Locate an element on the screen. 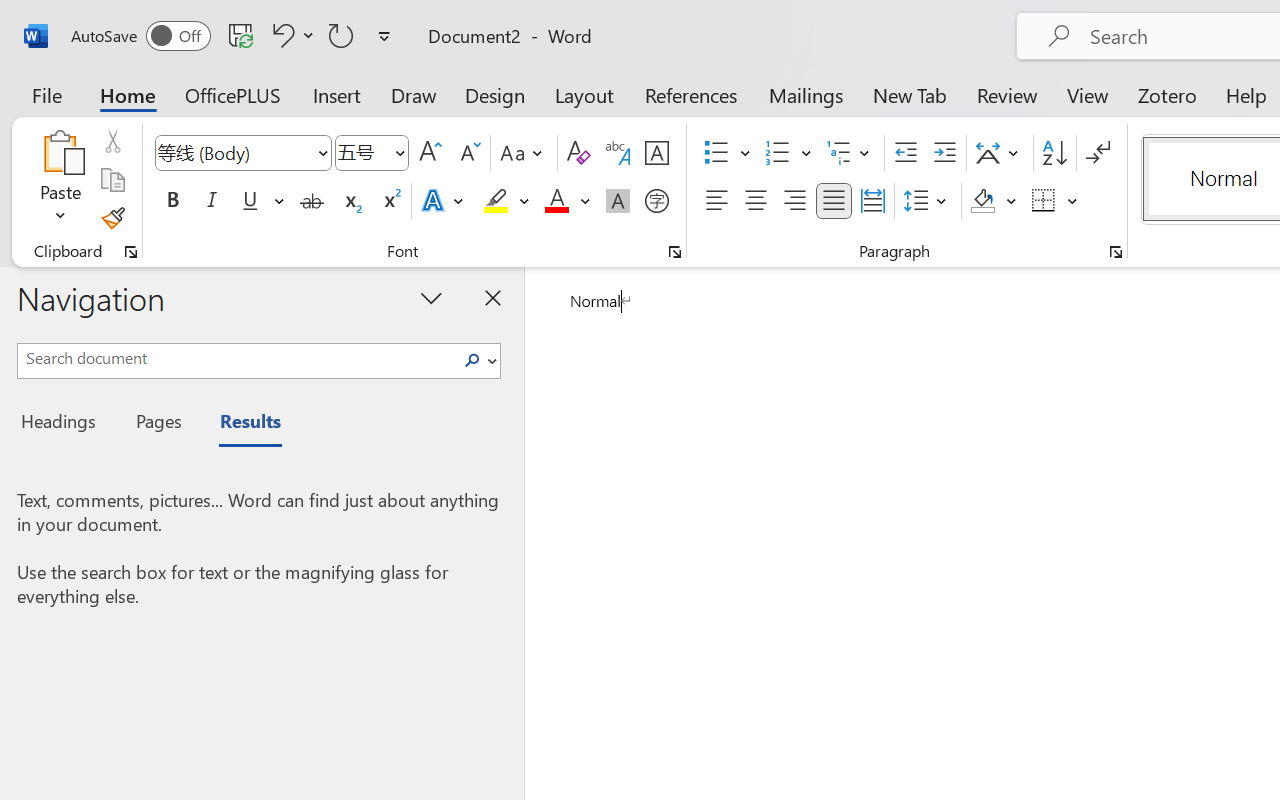 The image size is (1280, 800). 'Font Color' is located at coordinates (566, 201).